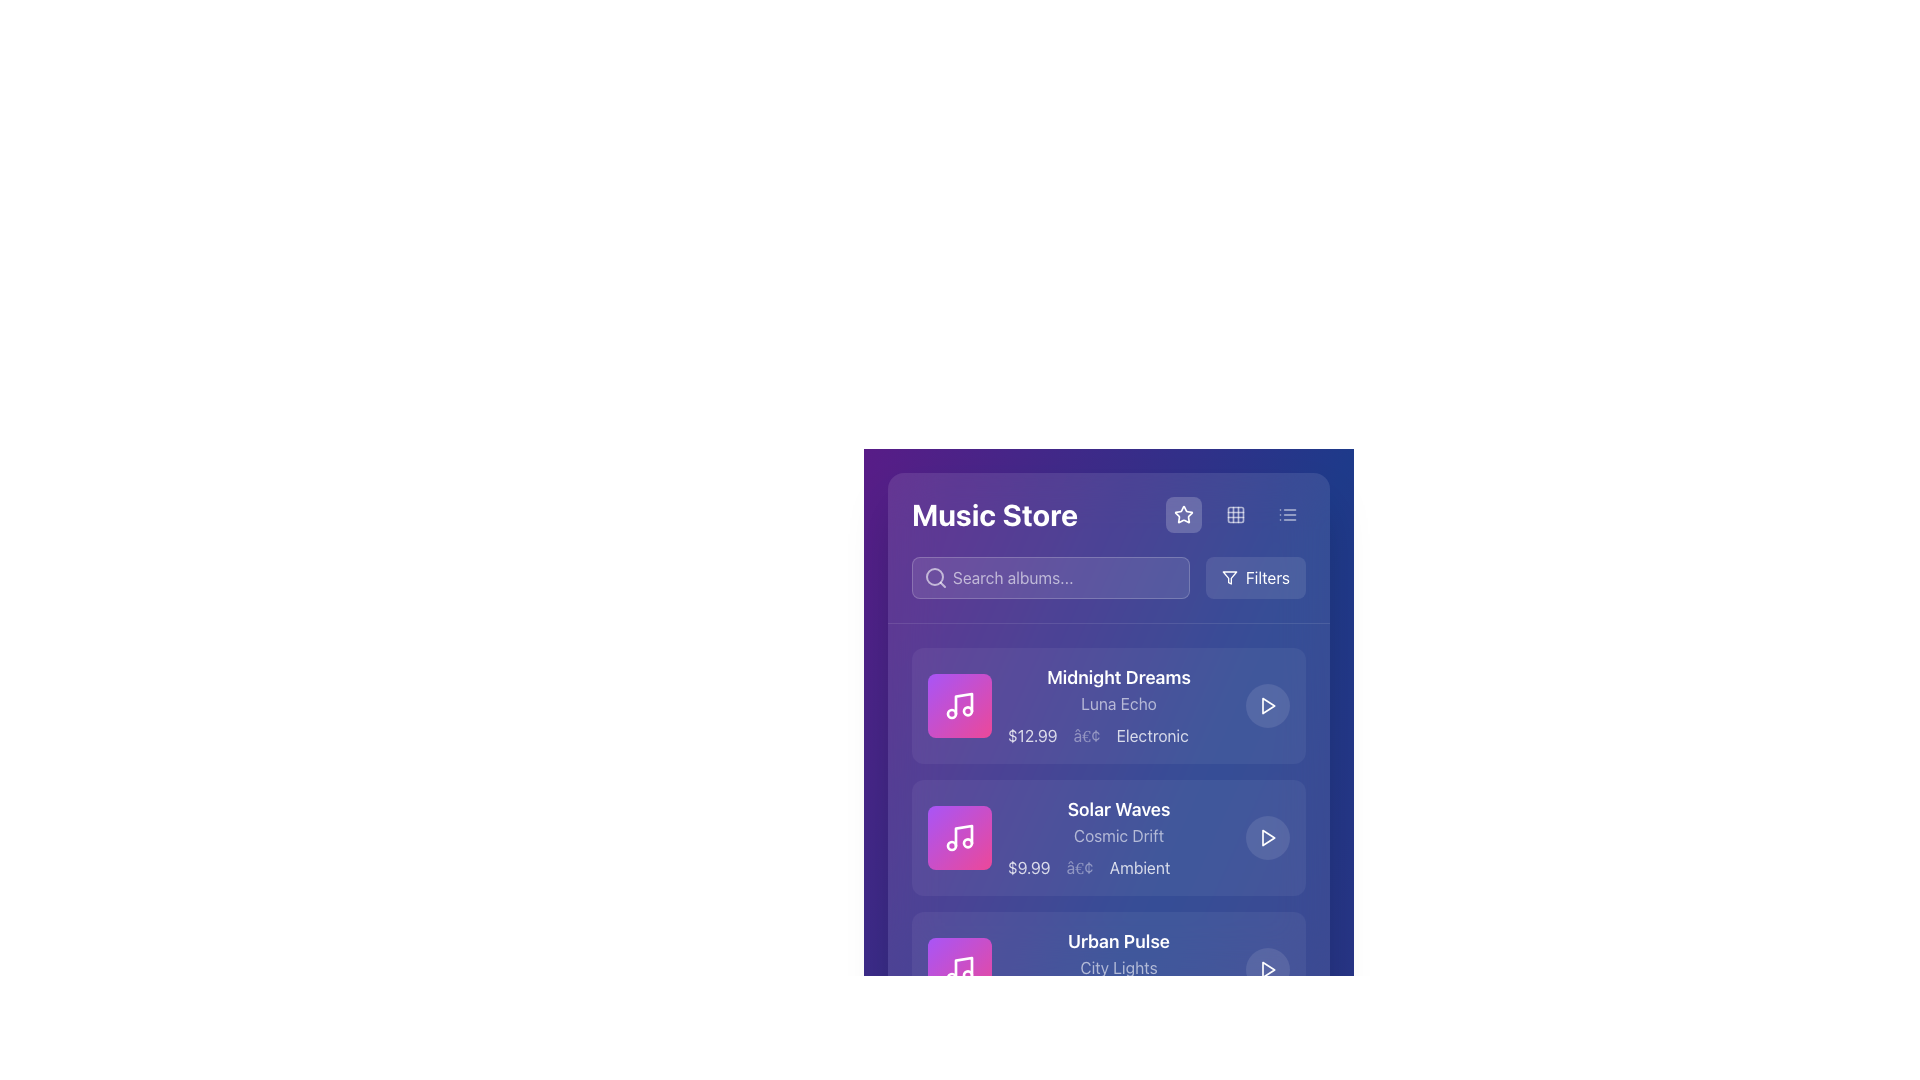 The width and height of the screenshot is (1920, 1080). Describe the element at coordinates (1079, 866) in the screenshot. I see `the text component displaying the character '•' located between the price '$9.99' and the genre 'Ambient' in the second entry of the music list` at that location.